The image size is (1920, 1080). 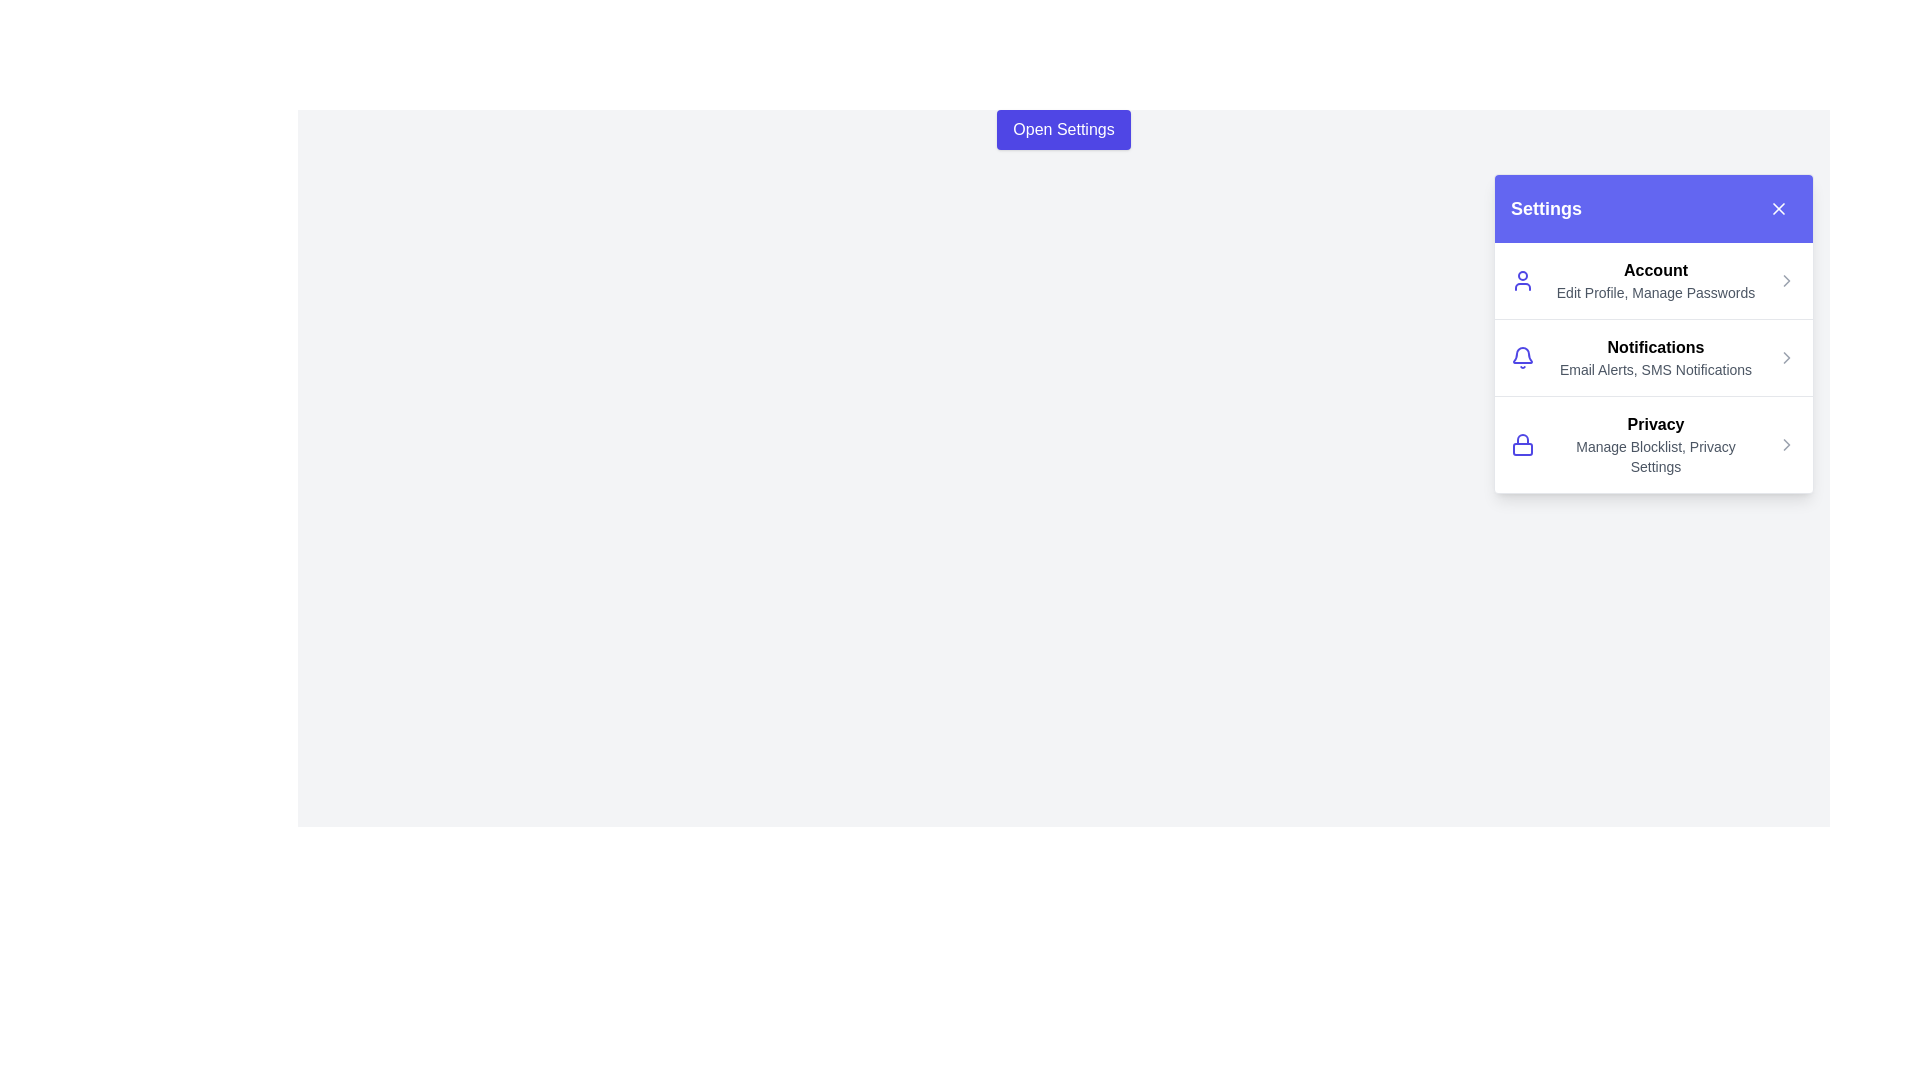 I want to click on the third list item in the 'Settings' modal that allows the user to manage privacy-related settings, so click(x=1656, y=443).